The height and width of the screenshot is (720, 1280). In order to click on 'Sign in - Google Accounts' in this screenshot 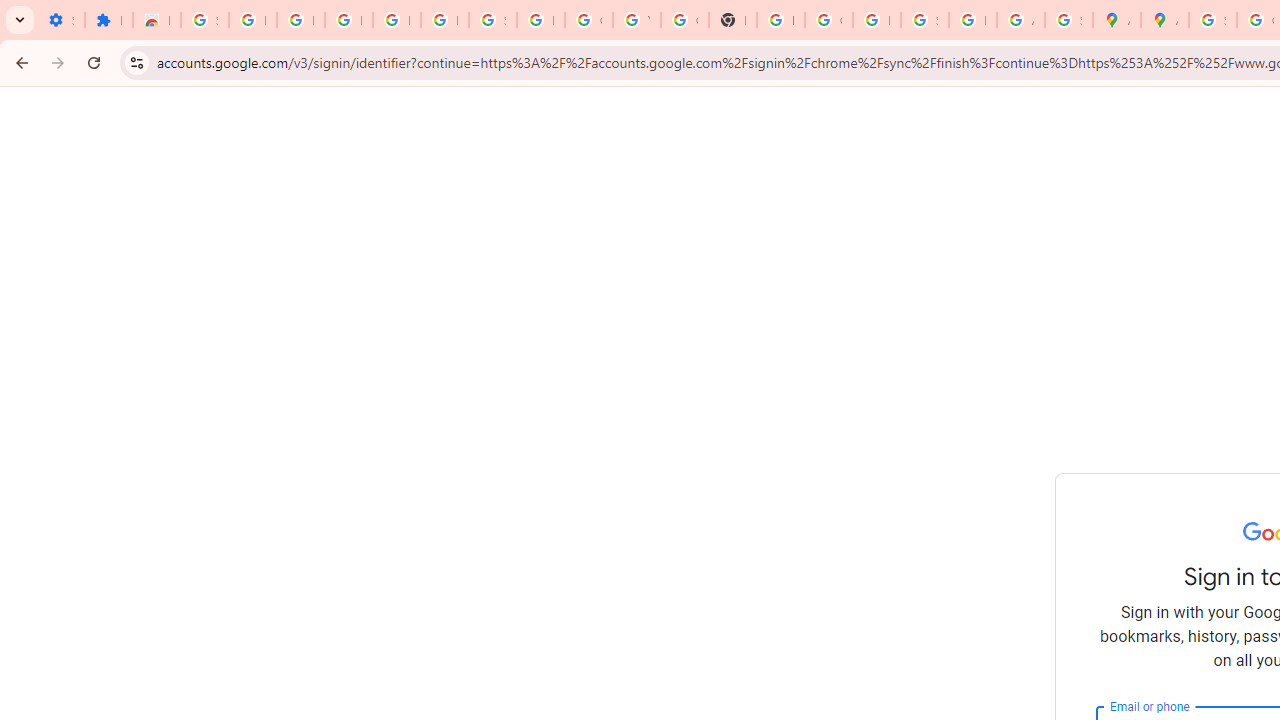, I will do `click(1211, 20)`.